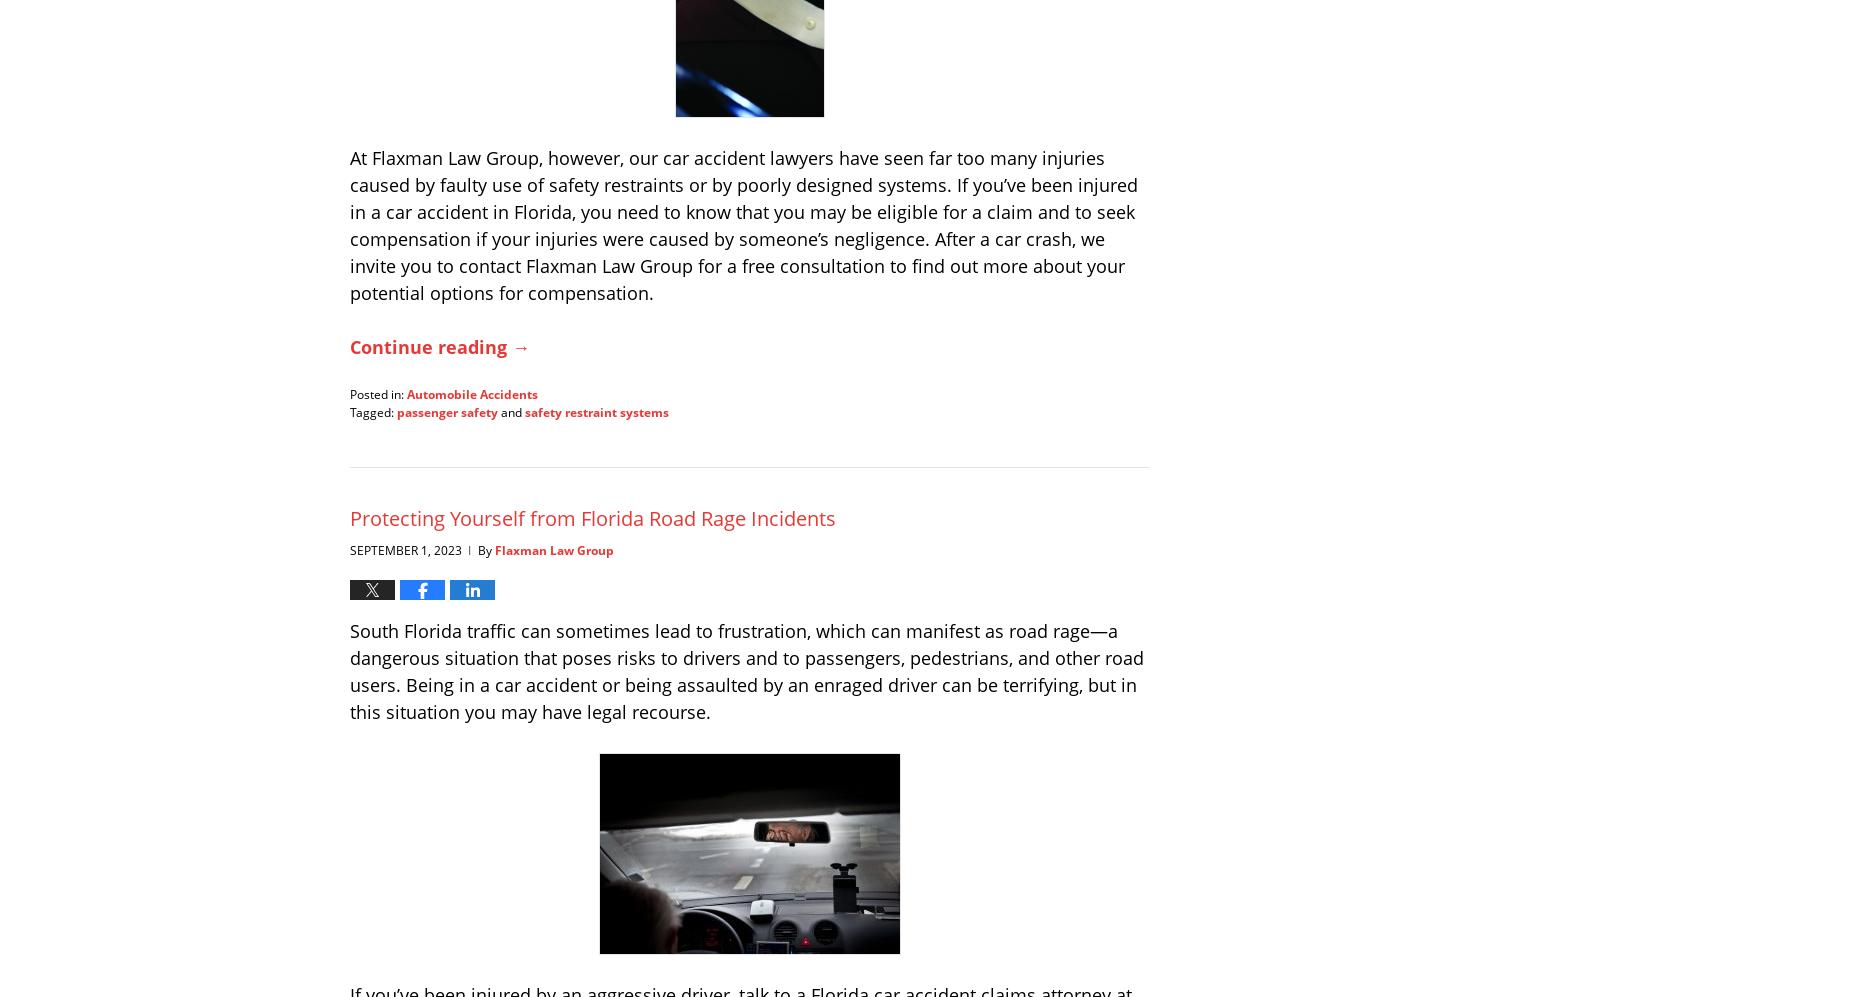 The image size is (1850, 997). What do you see at coordinates (498, 410) in the screenshot?
I see `'and'` at bounding box center [498, 410].